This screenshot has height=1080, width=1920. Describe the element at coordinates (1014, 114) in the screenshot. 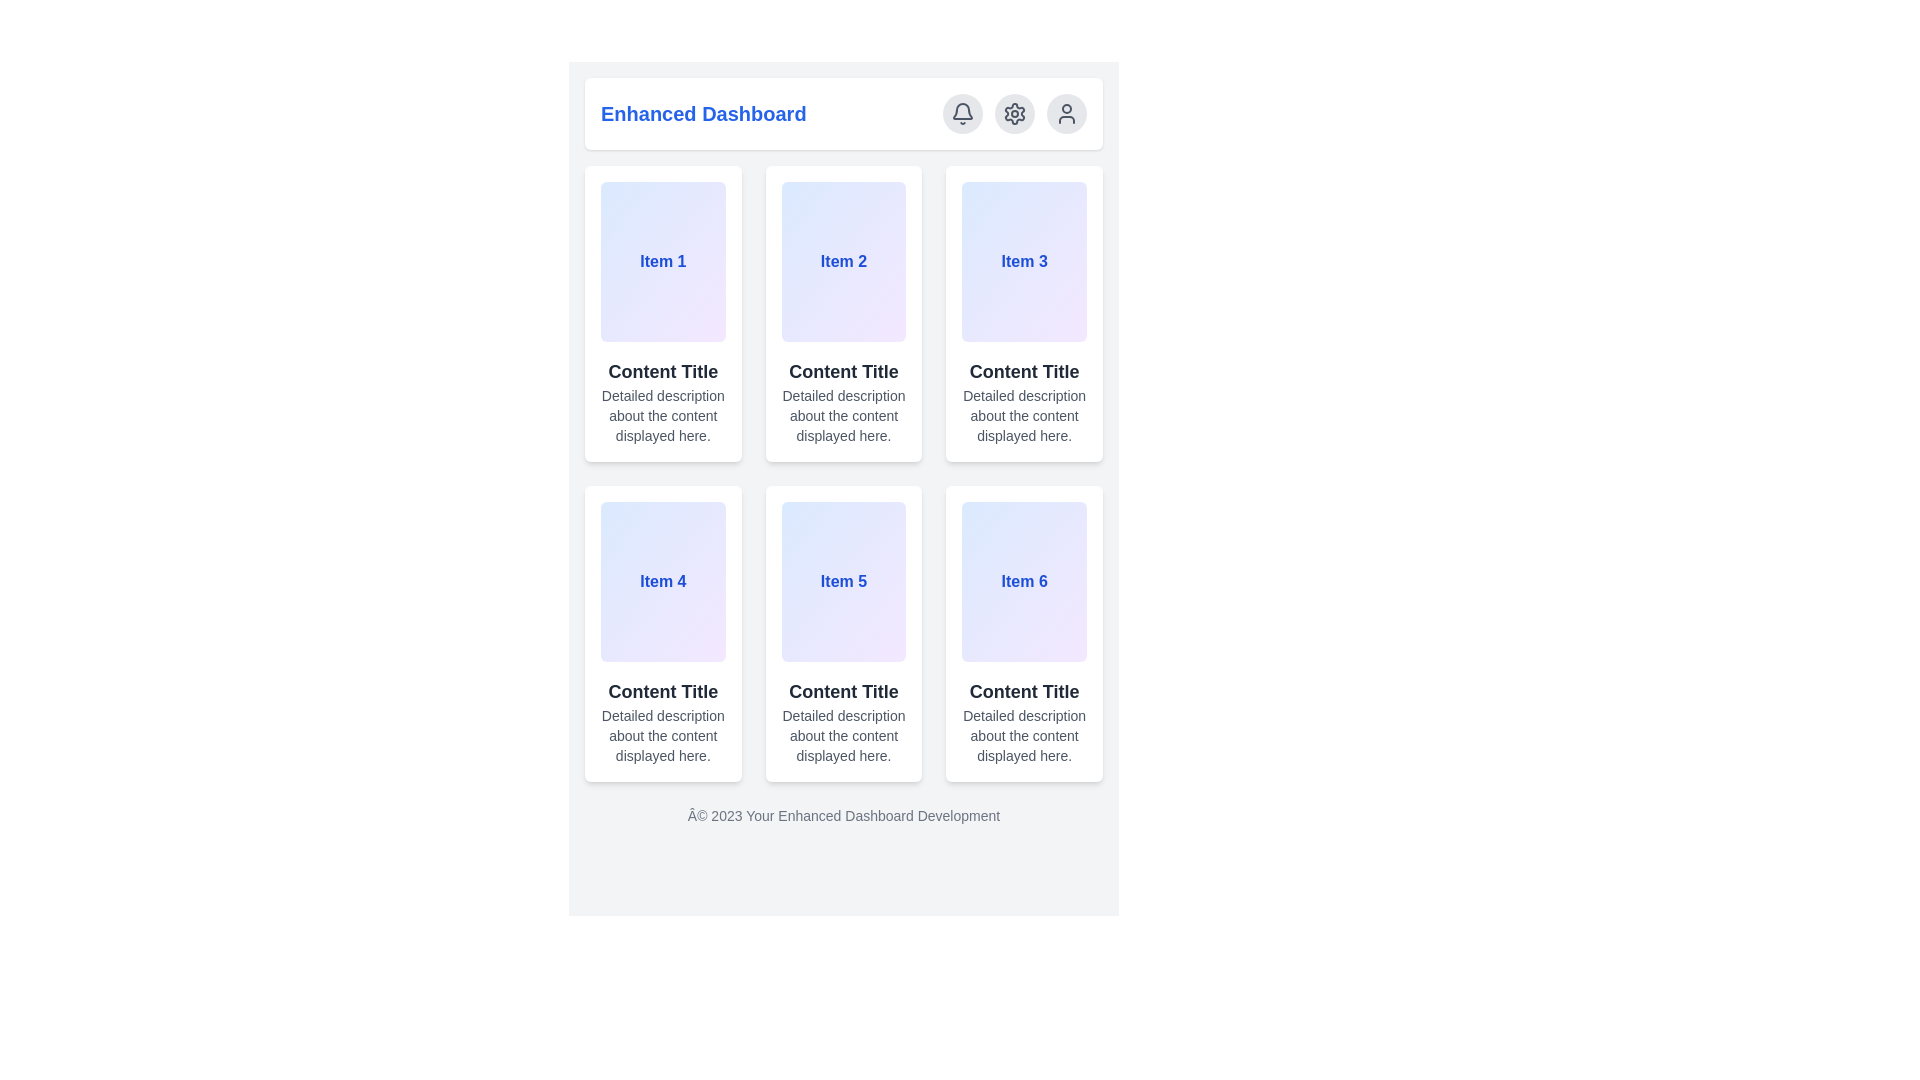

I see `keyboard navigation` at that location.